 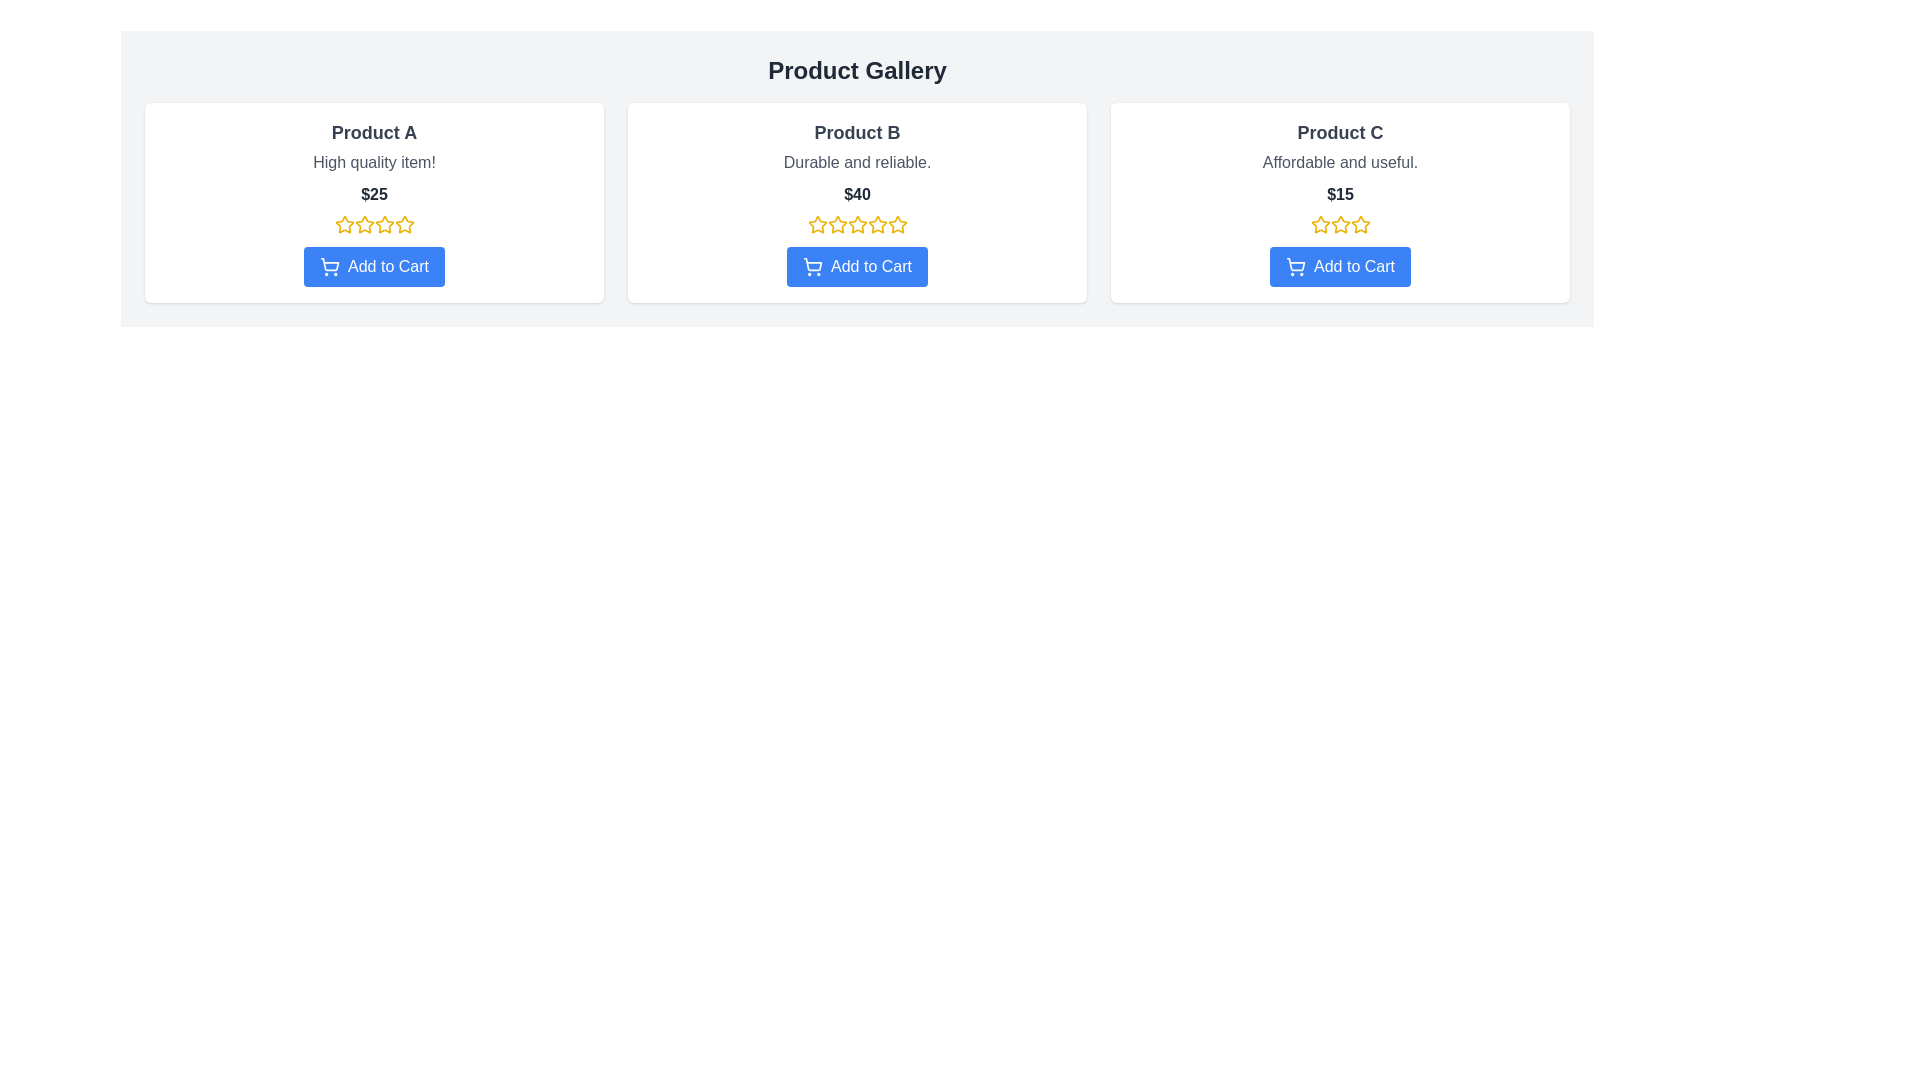 What do you see at coordinates (857, 224) in the screenshot?
I see `the second star icon in the interactive rating widget` at bounding box center [857, 224].